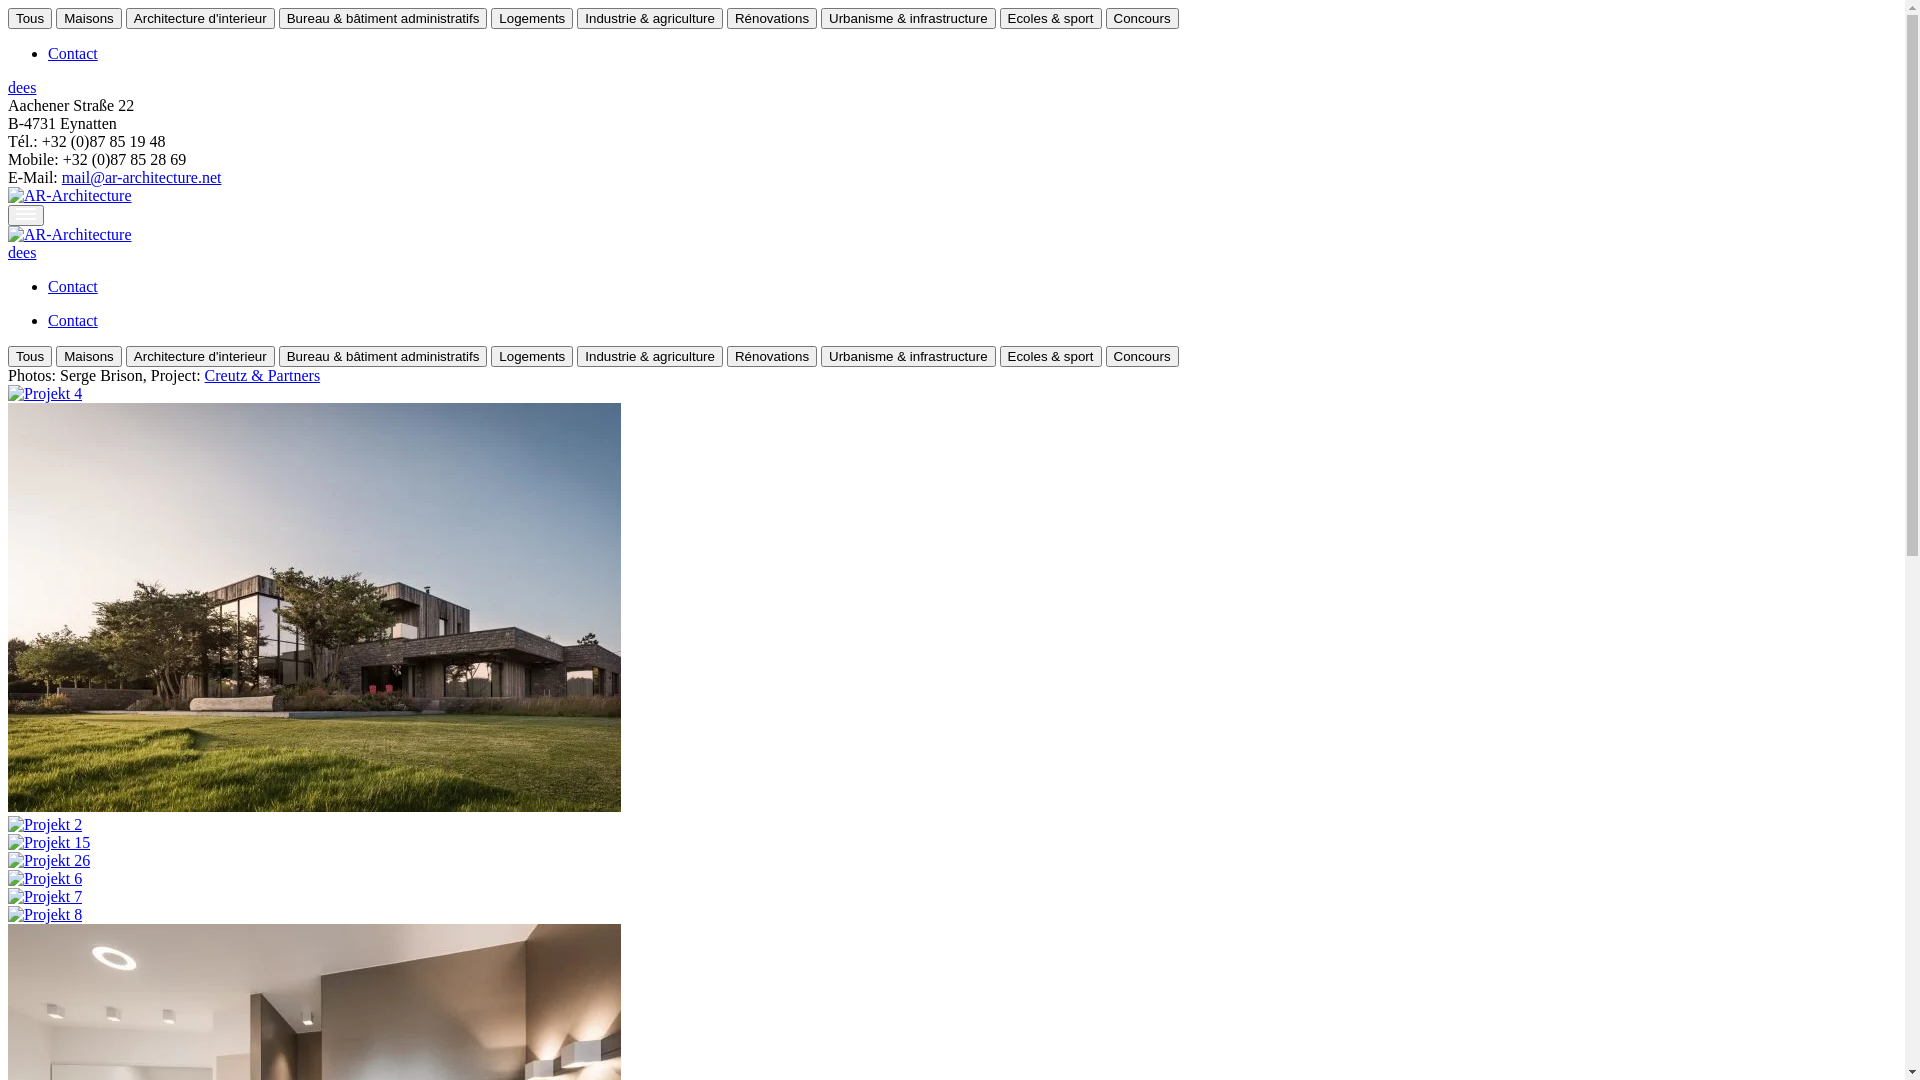 The height and width of the screenshot is (1080, 1920). Describe the element at coordinates (29, 251) in the screenshot. I see `'es'` at that location.